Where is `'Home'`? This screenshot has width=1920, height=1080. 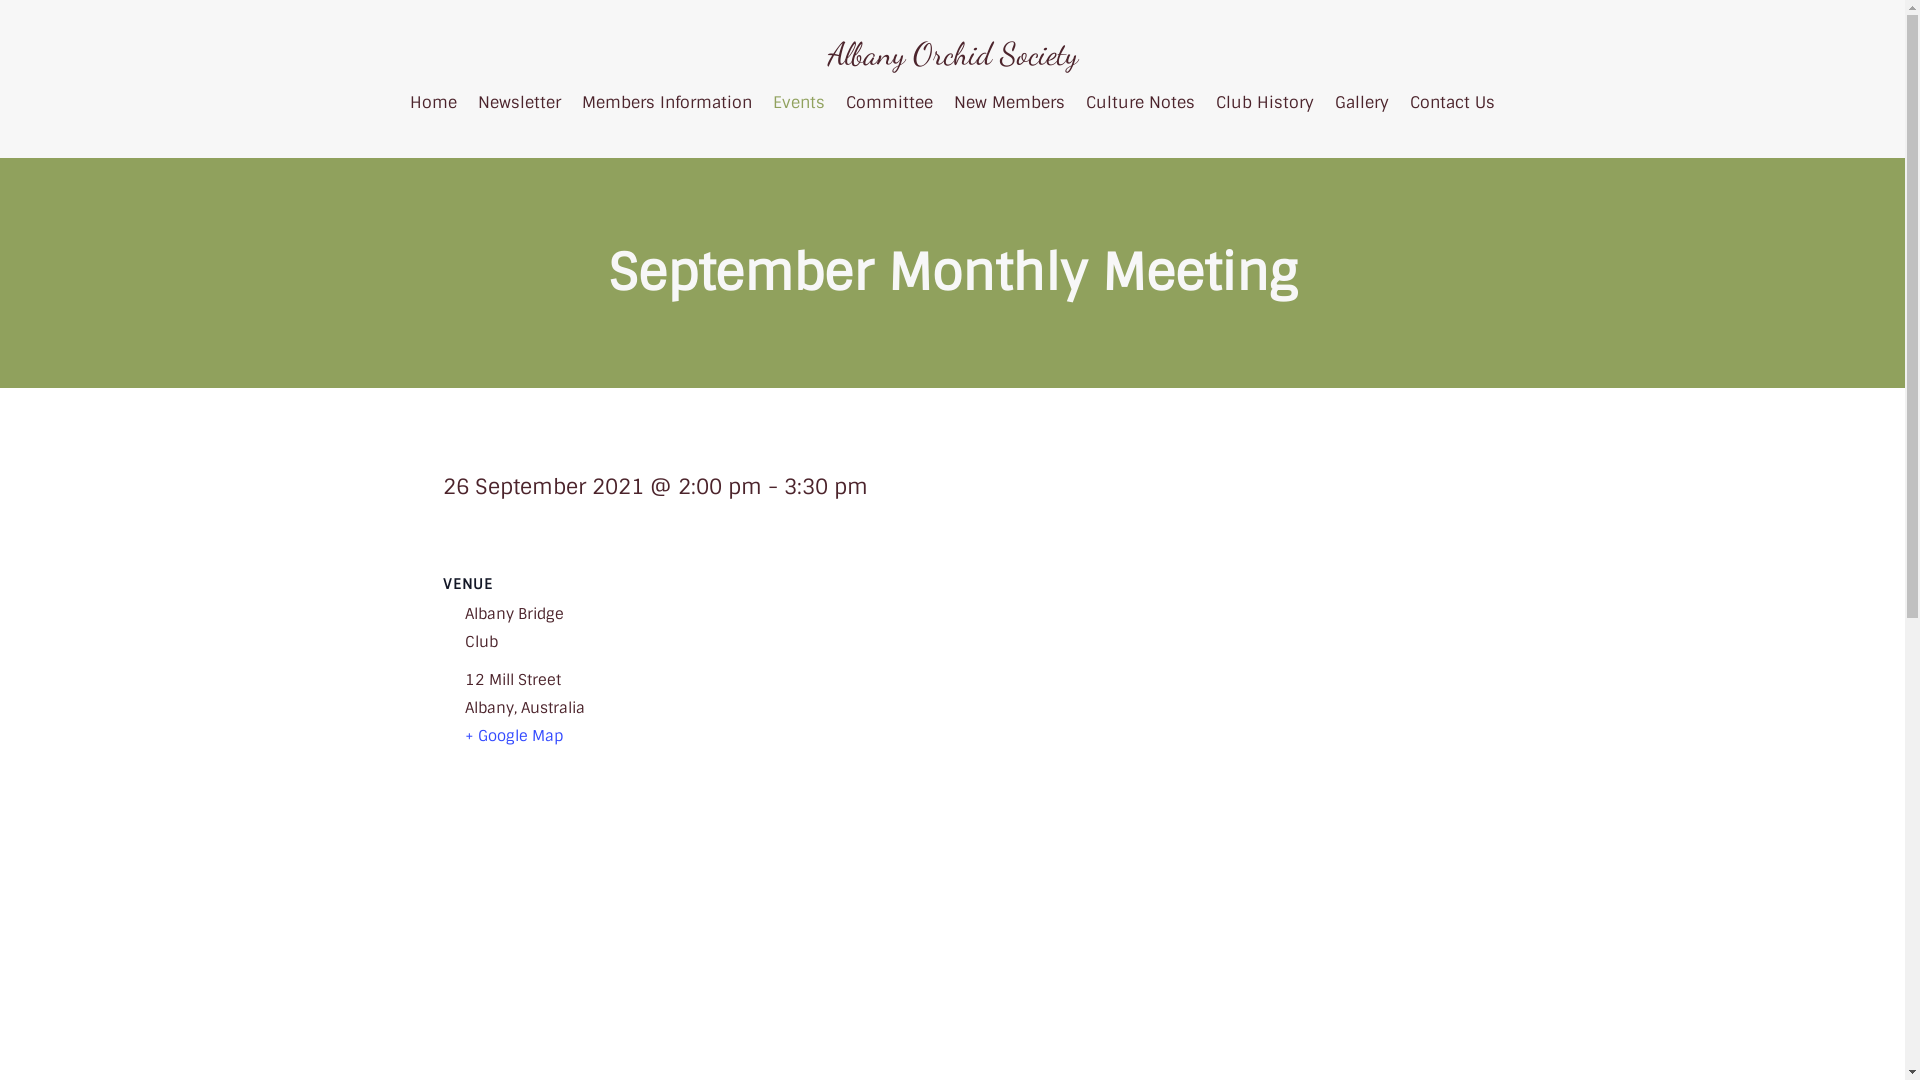 'Home' is located at coordinates (399, 100).